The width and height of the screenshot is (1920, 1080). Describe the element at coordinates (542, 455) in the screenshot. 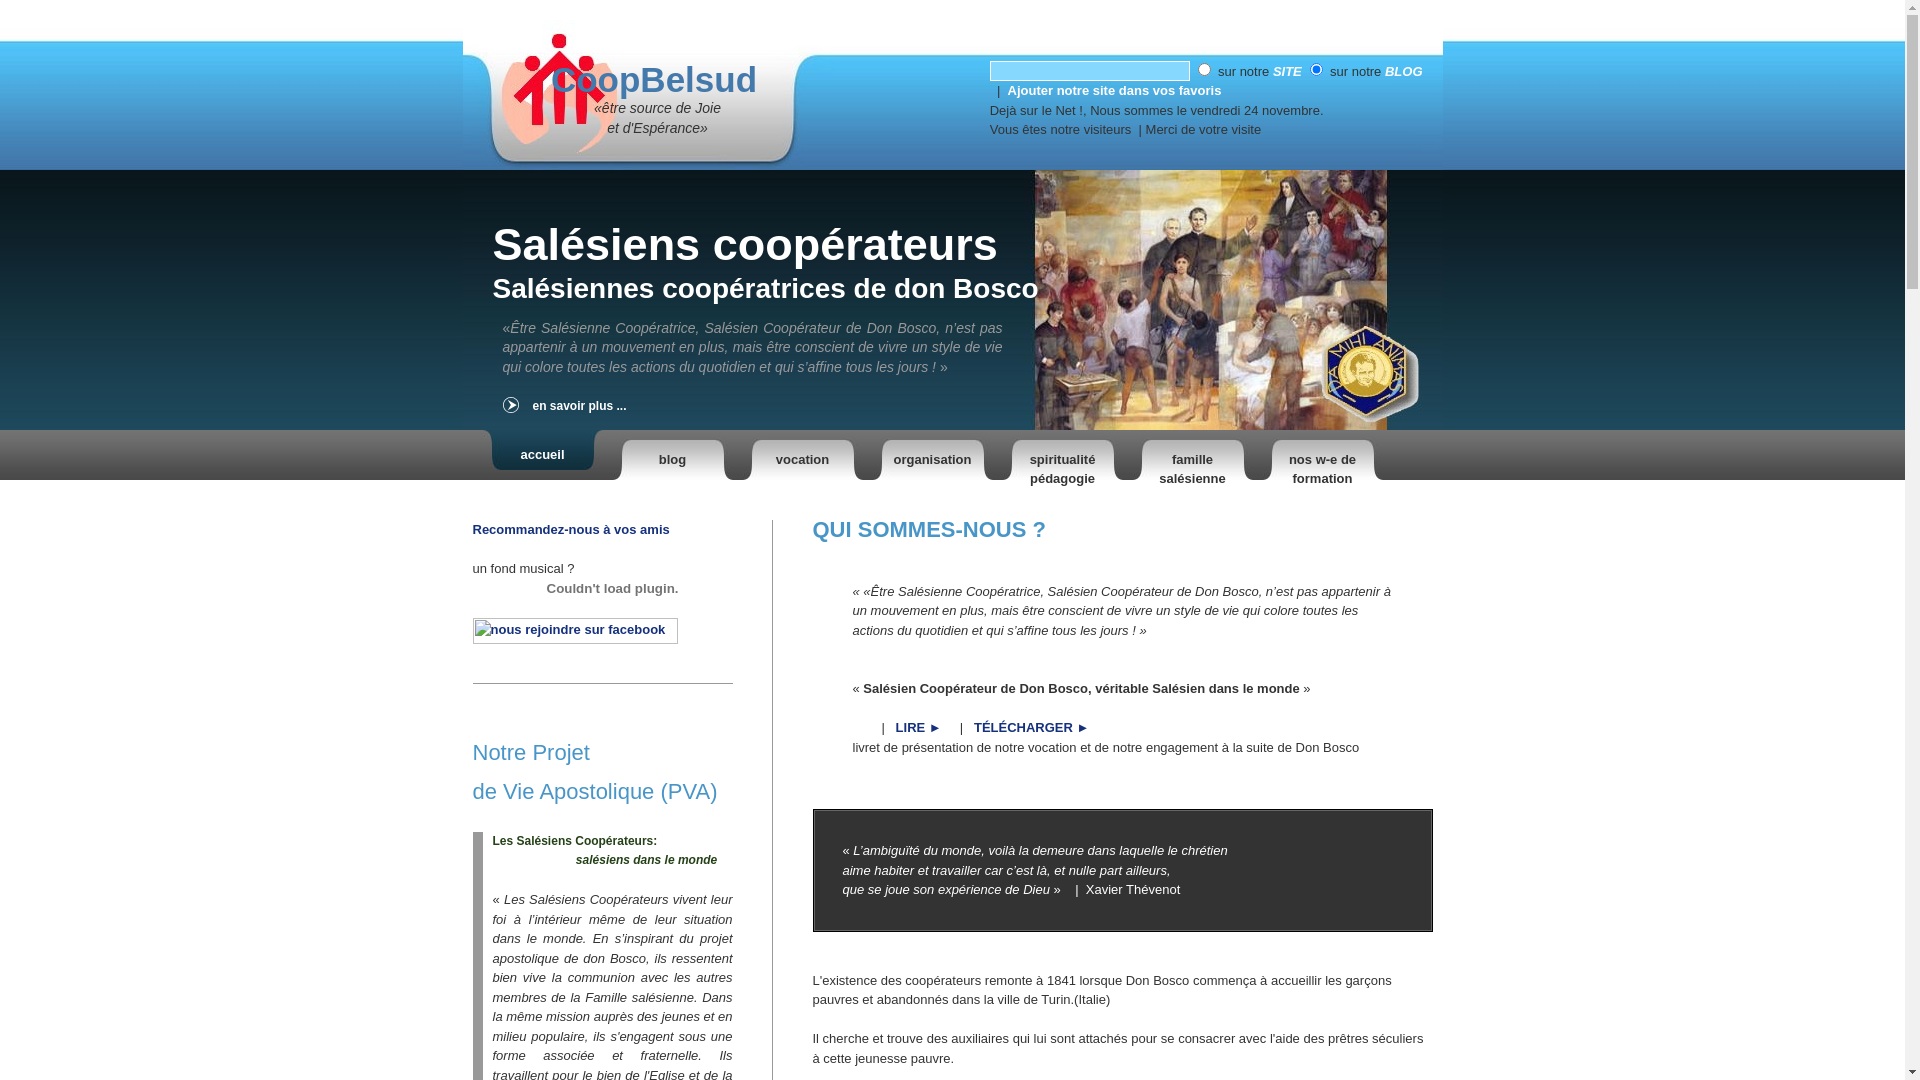

I see `'accueil'` at that location.